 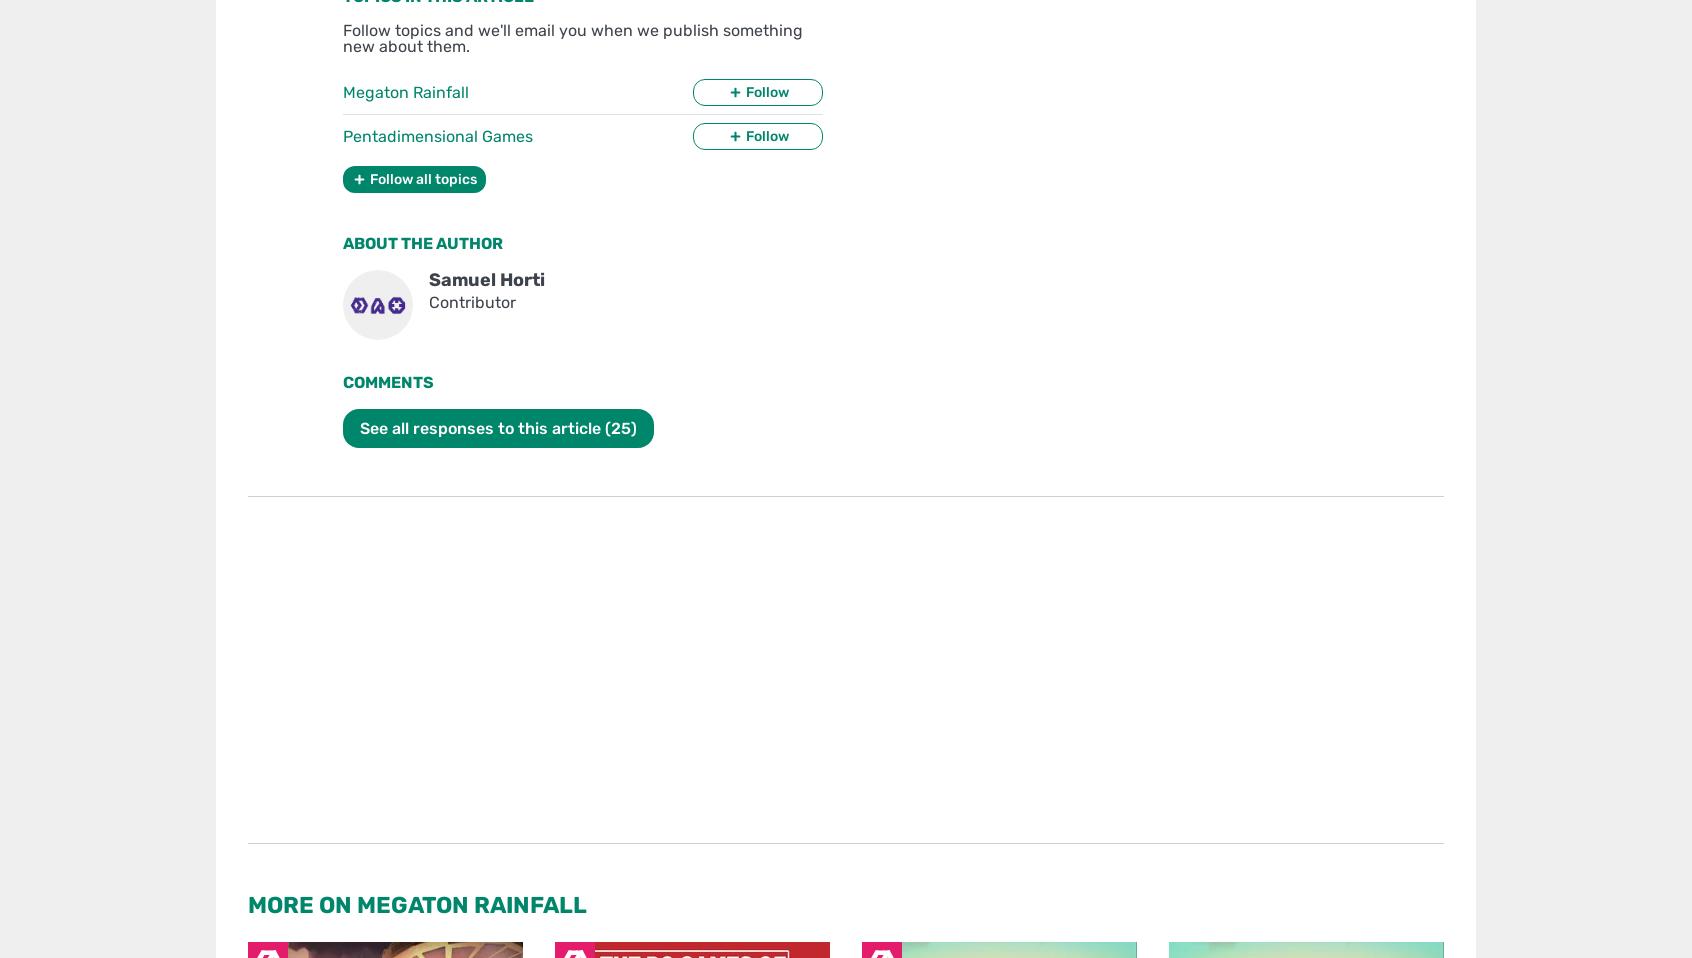 What do you see at coordinates (423, 178) in the screenshot?
I see `'Follow all topics'` at bounding box center [423, 178].